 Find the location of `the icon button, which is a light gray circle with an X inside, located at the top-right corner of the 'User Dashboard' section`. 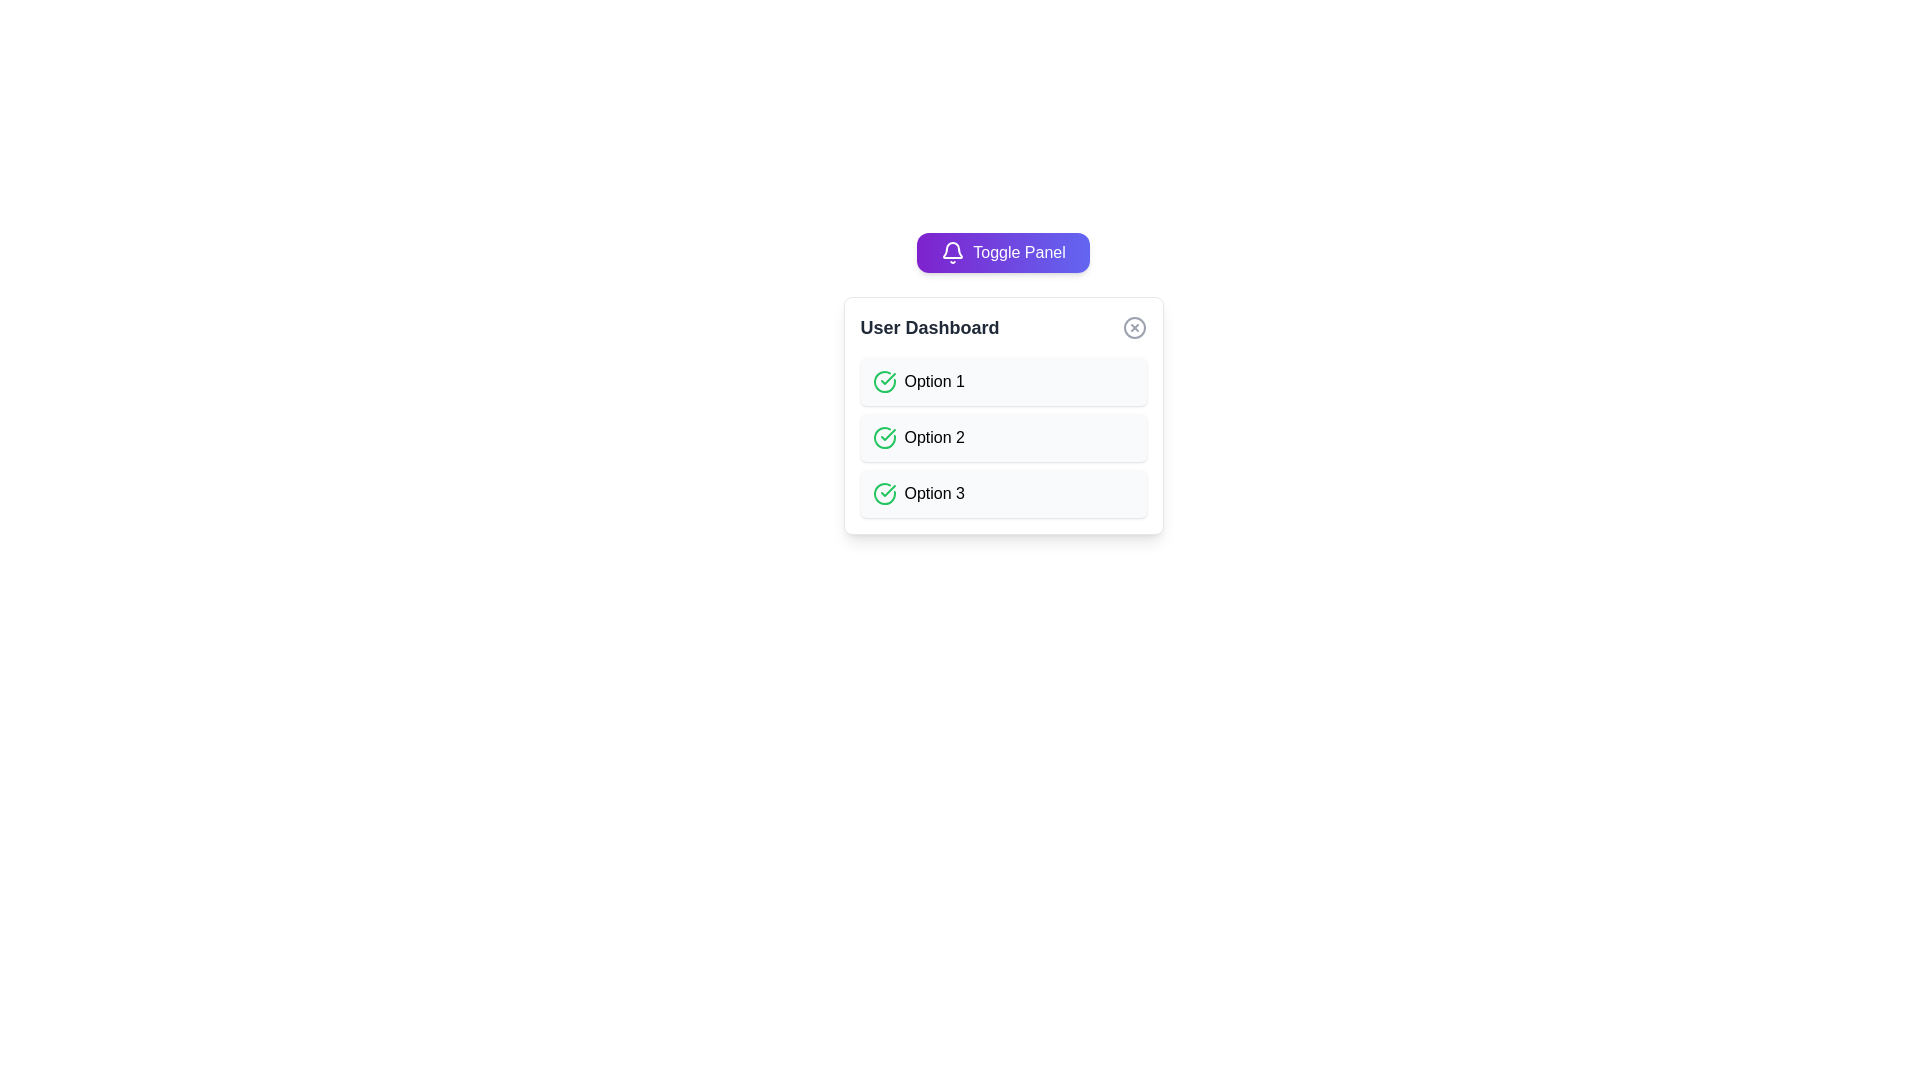

the icon button, which is a light gray circle with an X inside, located at the top-right corner of the 'User Dashboard' section is located at coordinates (1134, 326).